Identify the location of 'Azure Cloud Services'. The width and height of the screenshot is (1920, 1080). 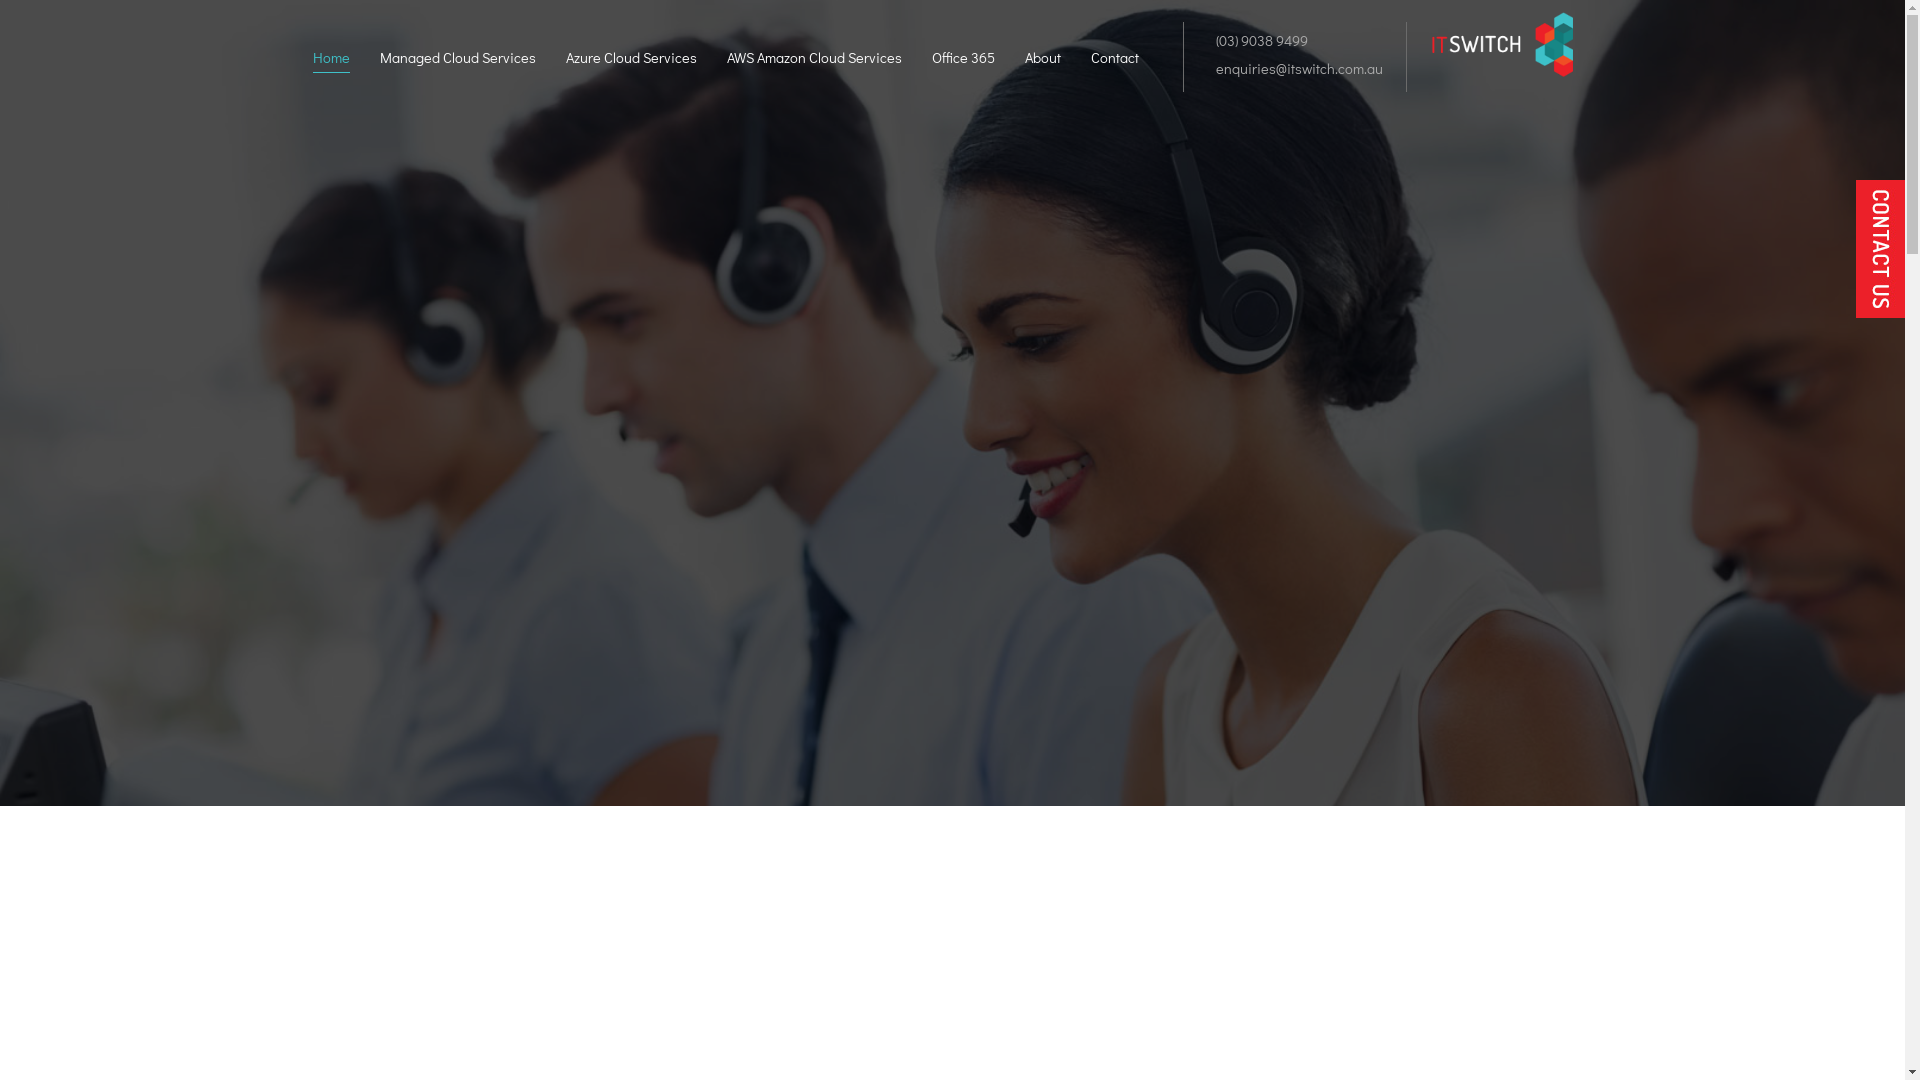
(565, 59).